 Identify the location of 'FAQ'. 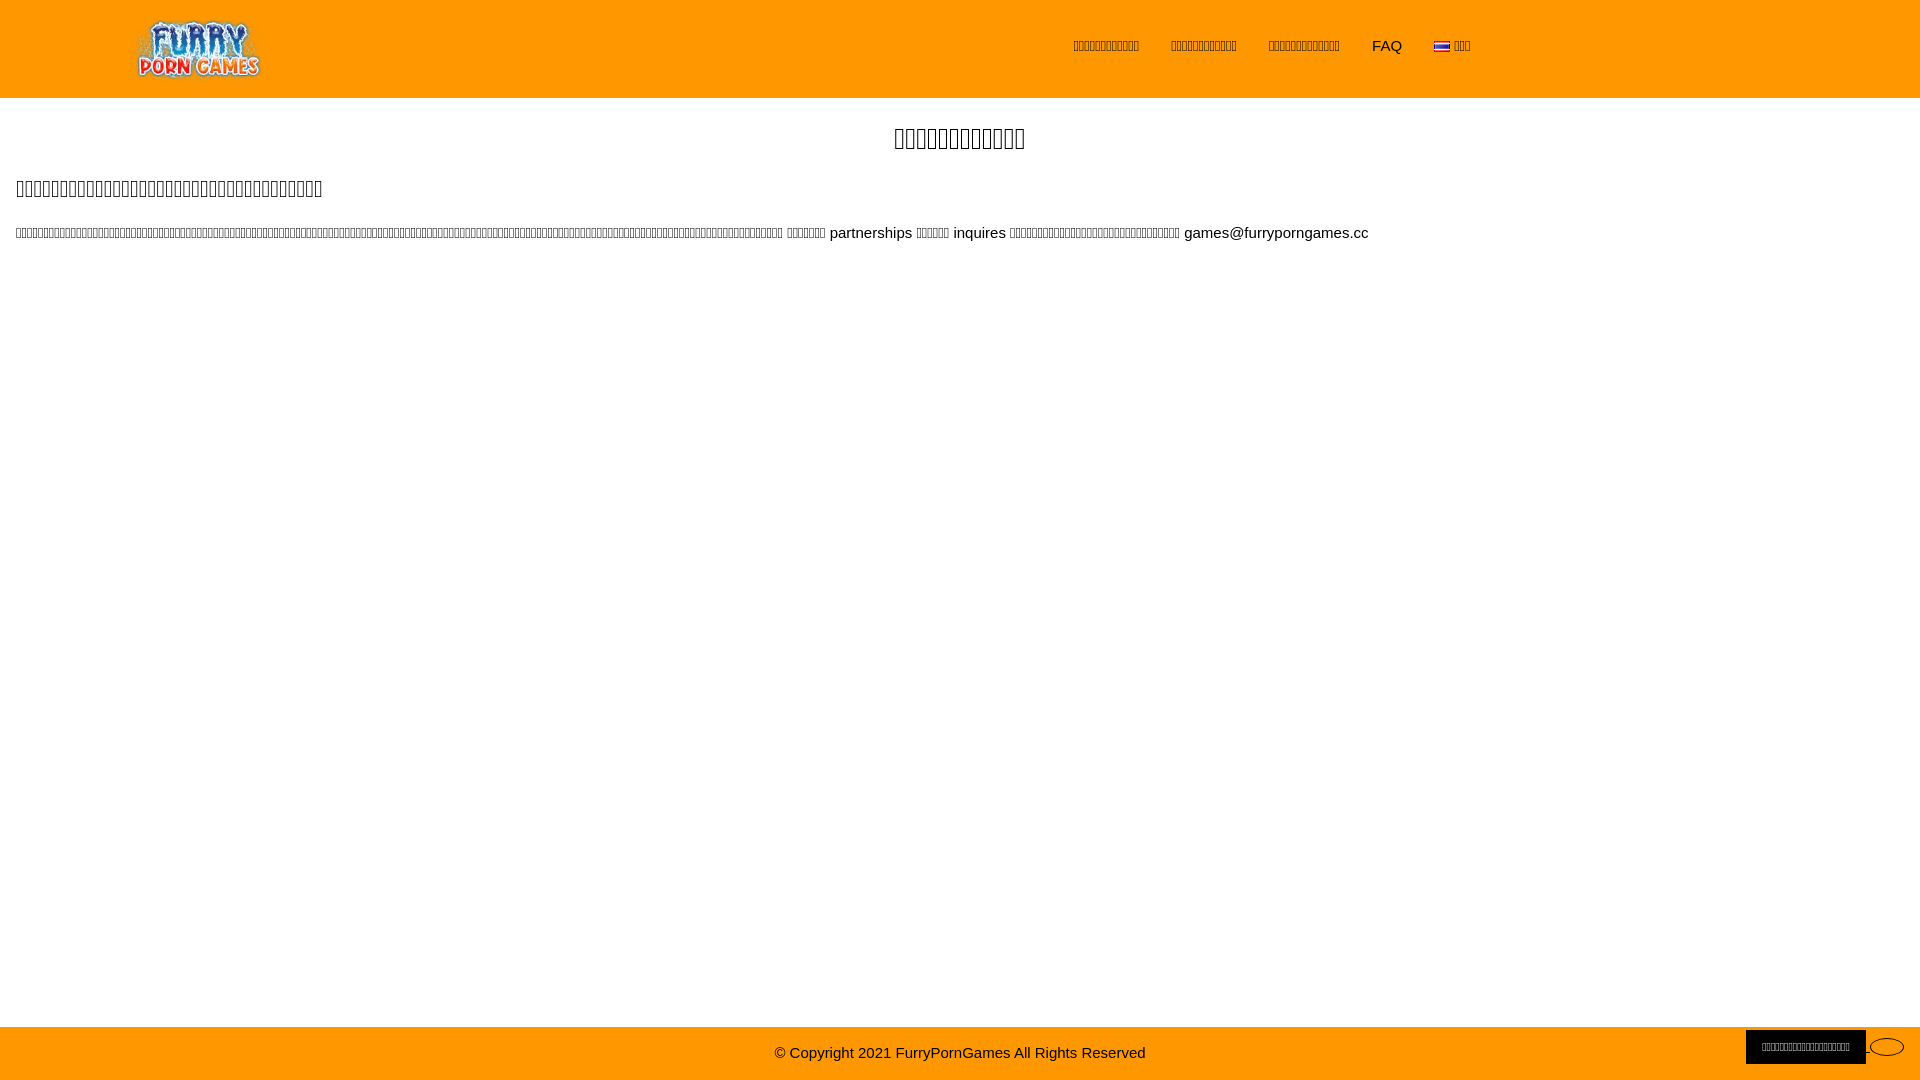
(1386, 45).